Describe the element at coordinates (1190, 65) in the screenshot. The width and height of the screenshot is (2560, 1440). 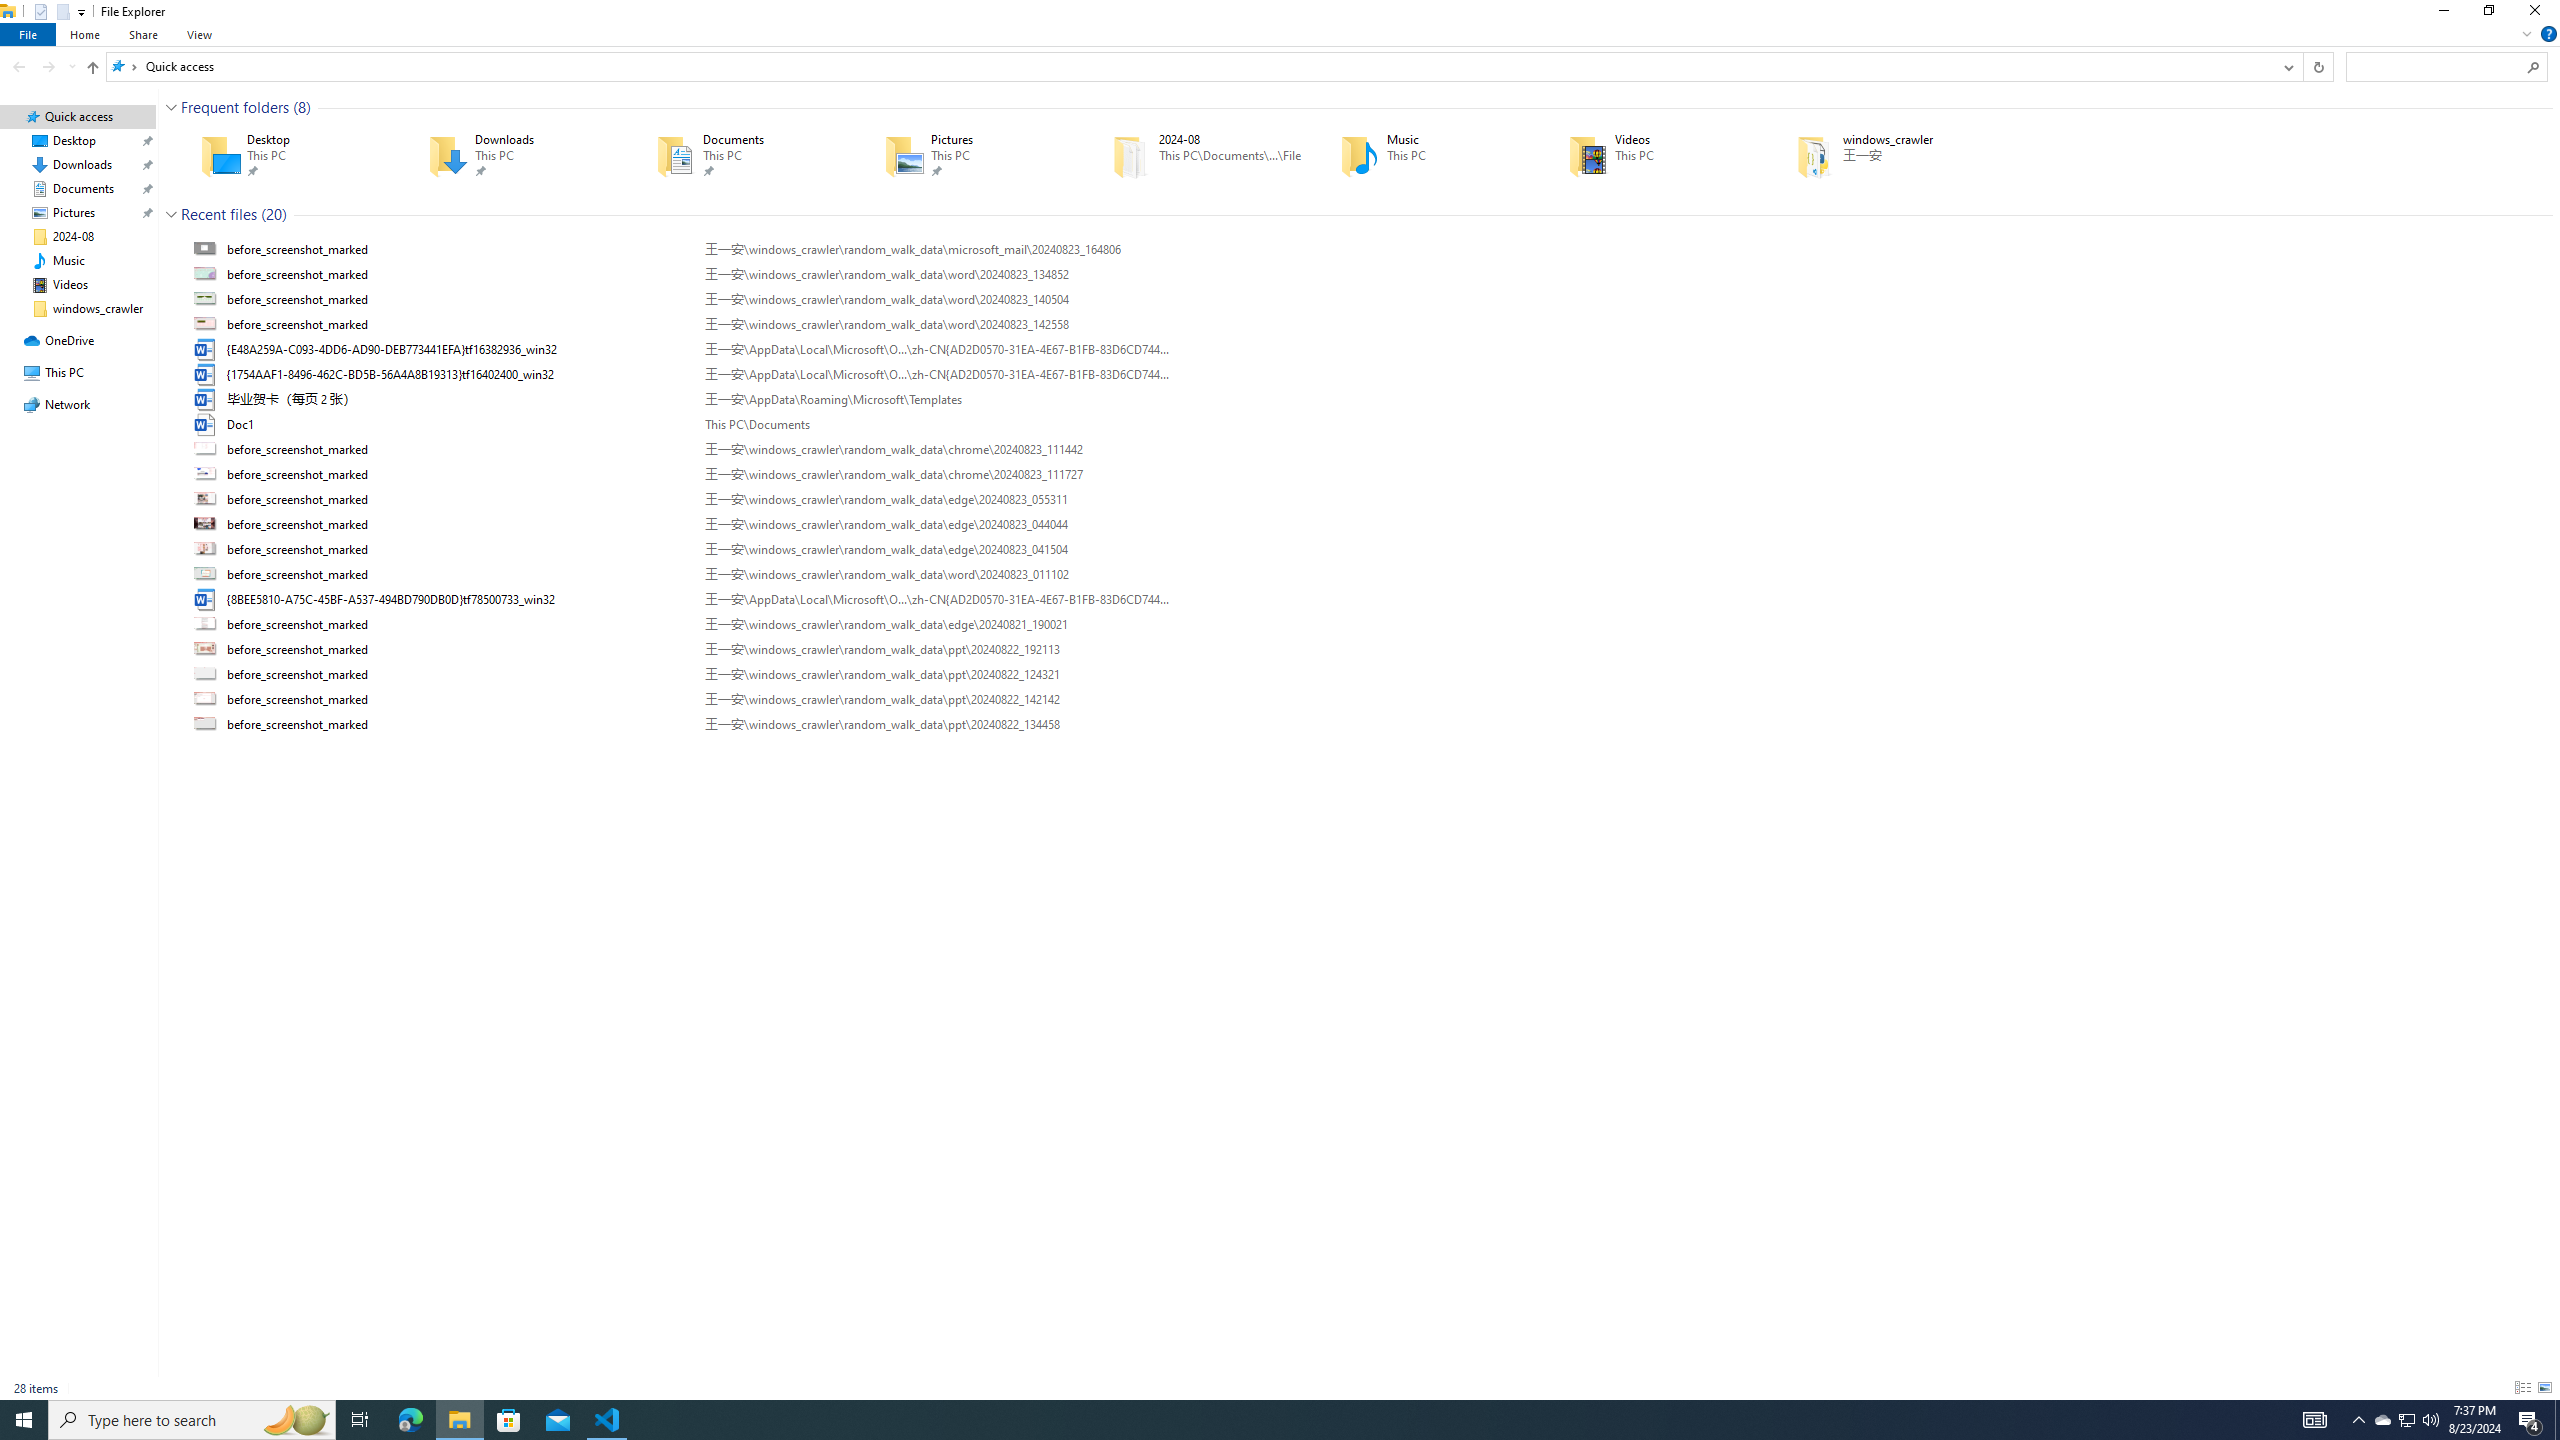
I see `'Address: Quick access'` at that location.